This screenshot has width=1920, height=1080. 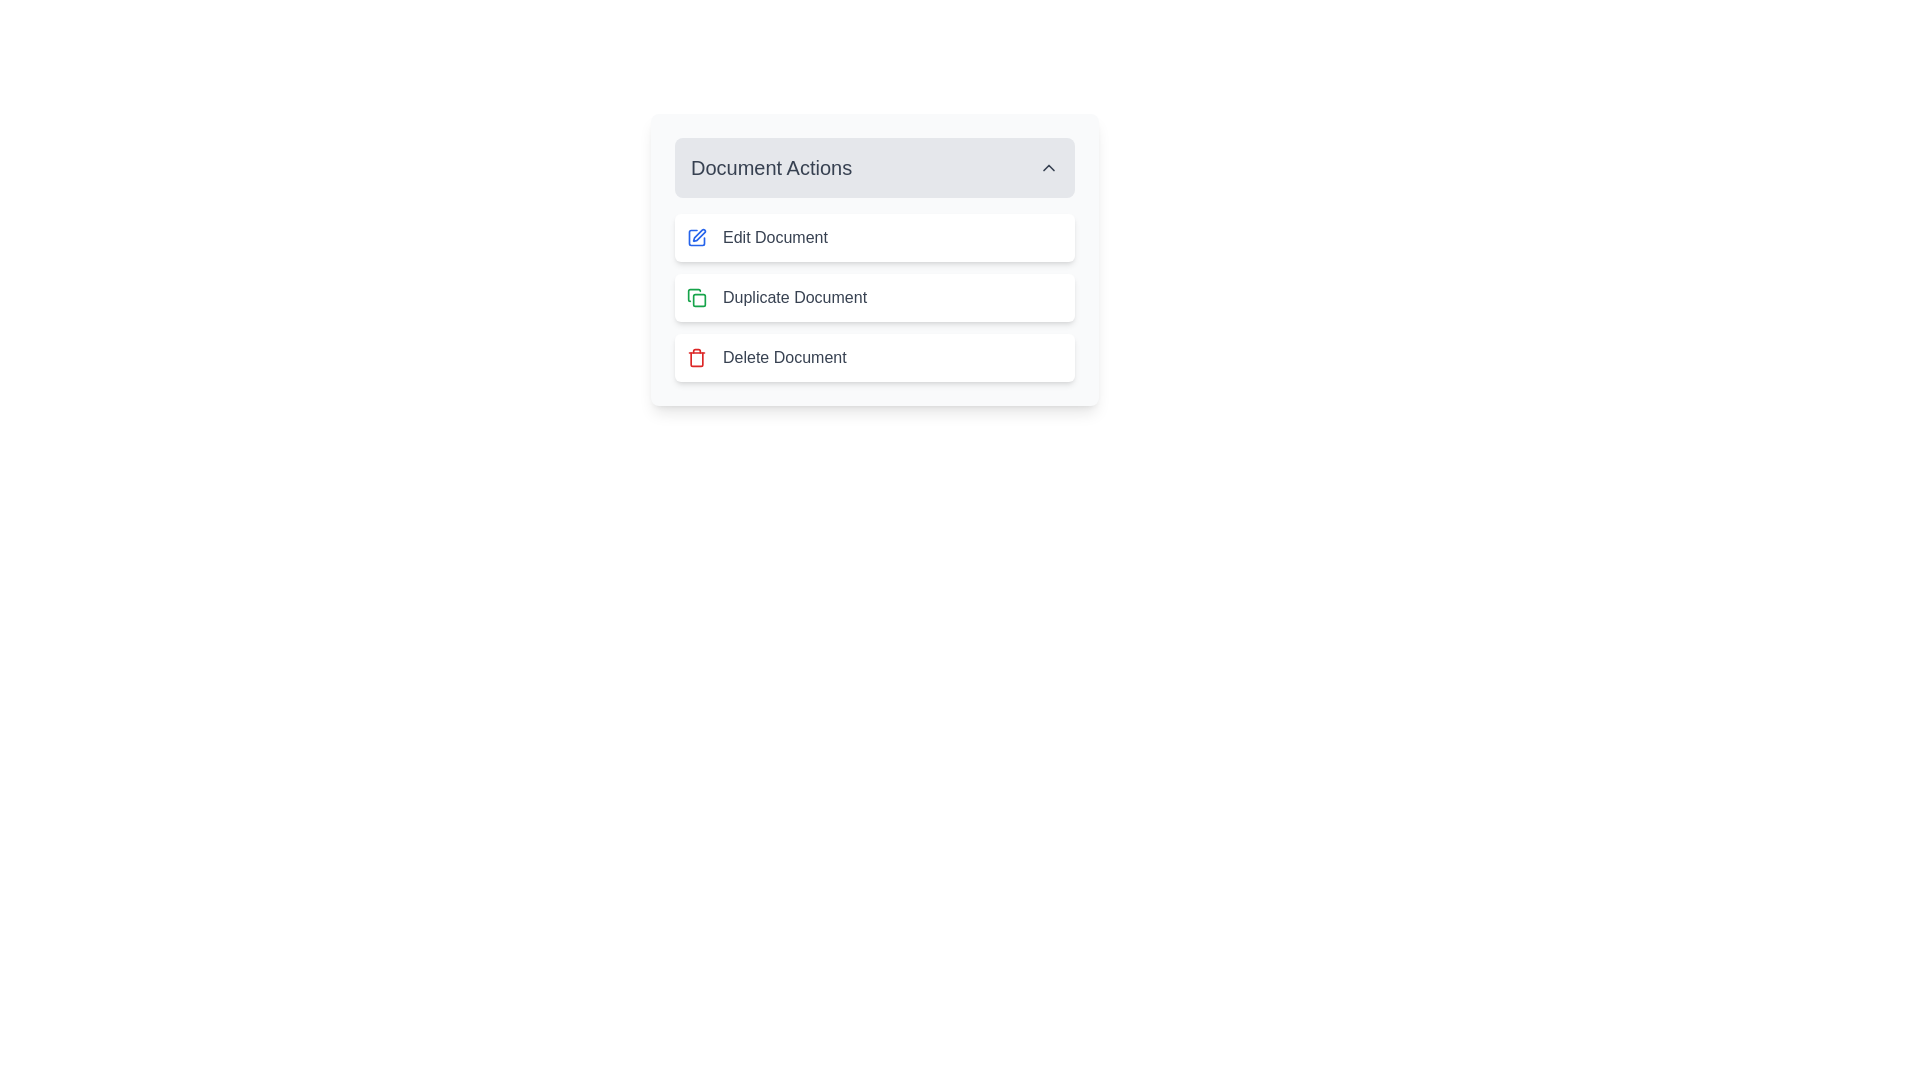 I want to click on text label that says 'Delete Document', which is the third interactive item in the 'Document Actions' panel, positioned below the 'Duplicate Document' option and aligned with a red trash icon on the left, so click(x=783, y=357).